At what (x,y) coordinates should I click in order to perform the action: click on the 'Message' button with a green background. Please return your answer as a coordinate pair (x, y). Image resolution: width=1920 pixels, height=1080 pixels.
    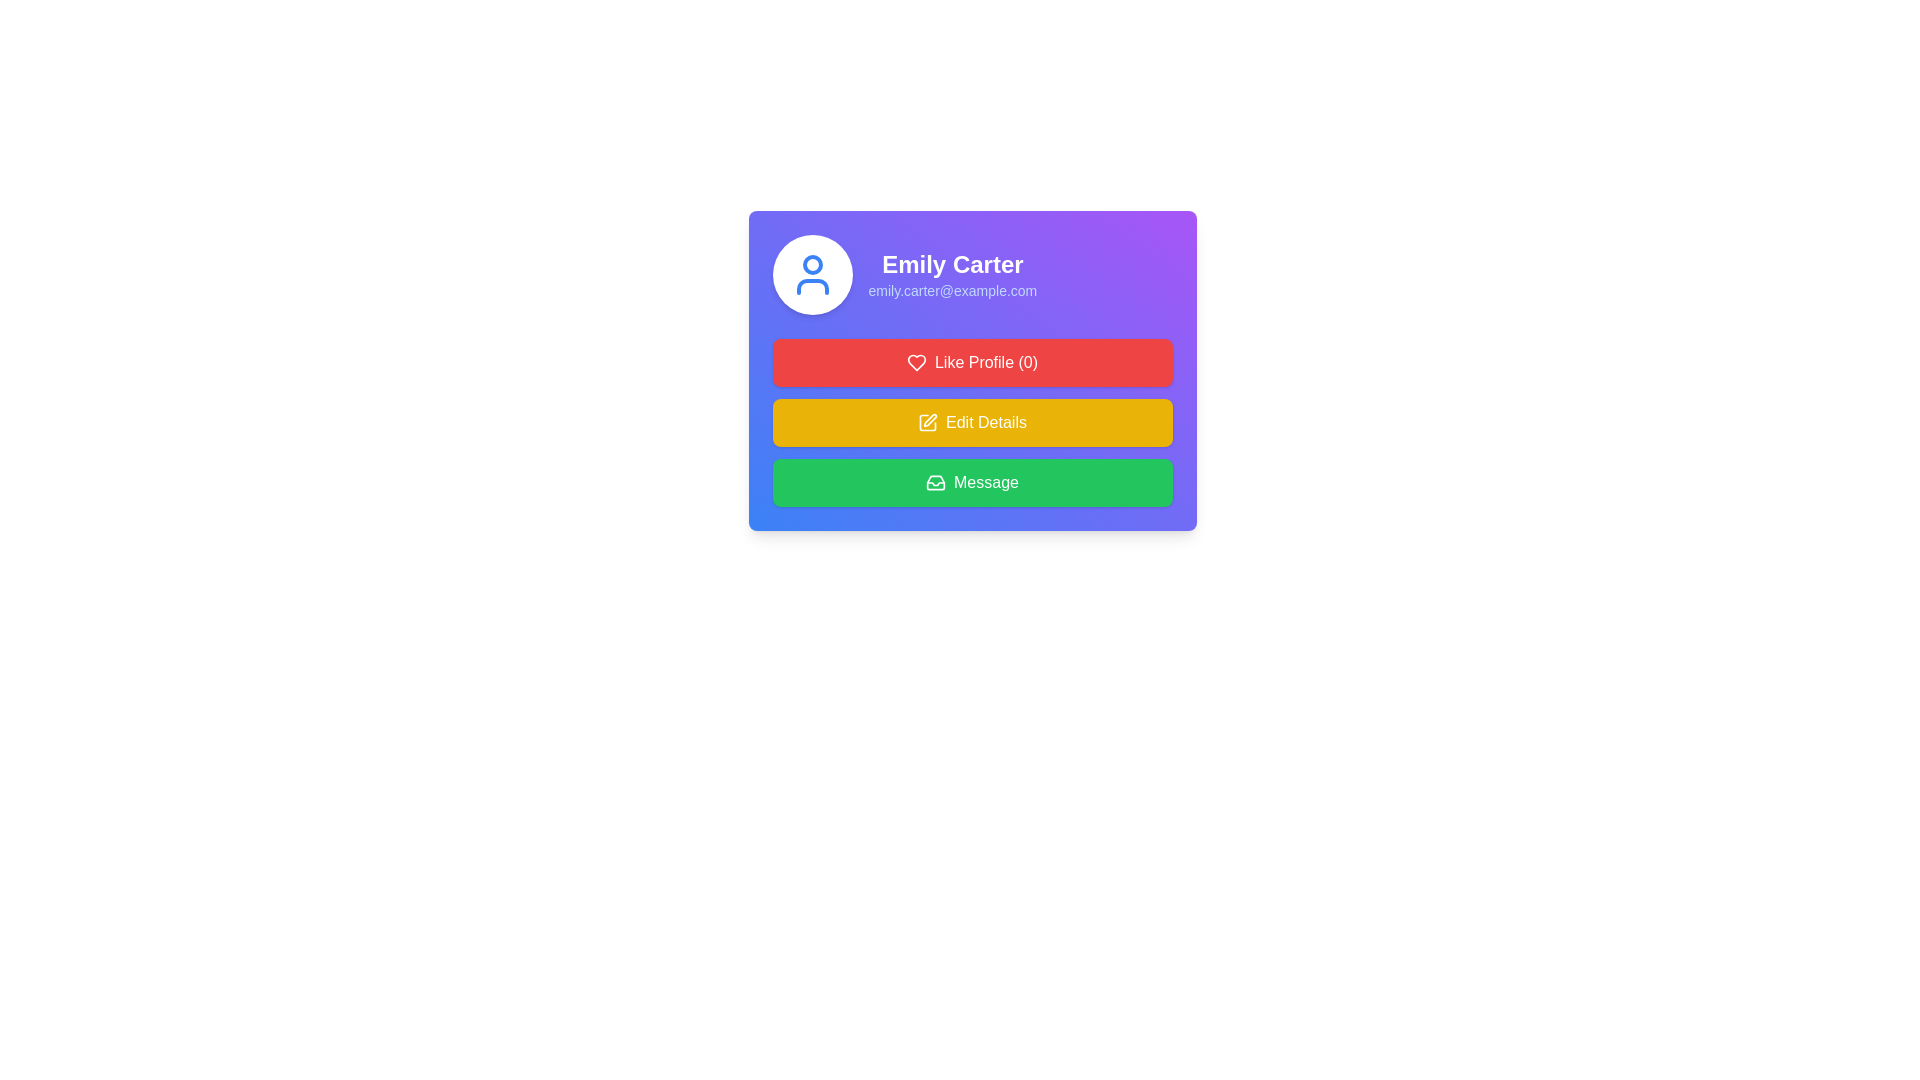
    Looking at the image, I should click on (972, 482).